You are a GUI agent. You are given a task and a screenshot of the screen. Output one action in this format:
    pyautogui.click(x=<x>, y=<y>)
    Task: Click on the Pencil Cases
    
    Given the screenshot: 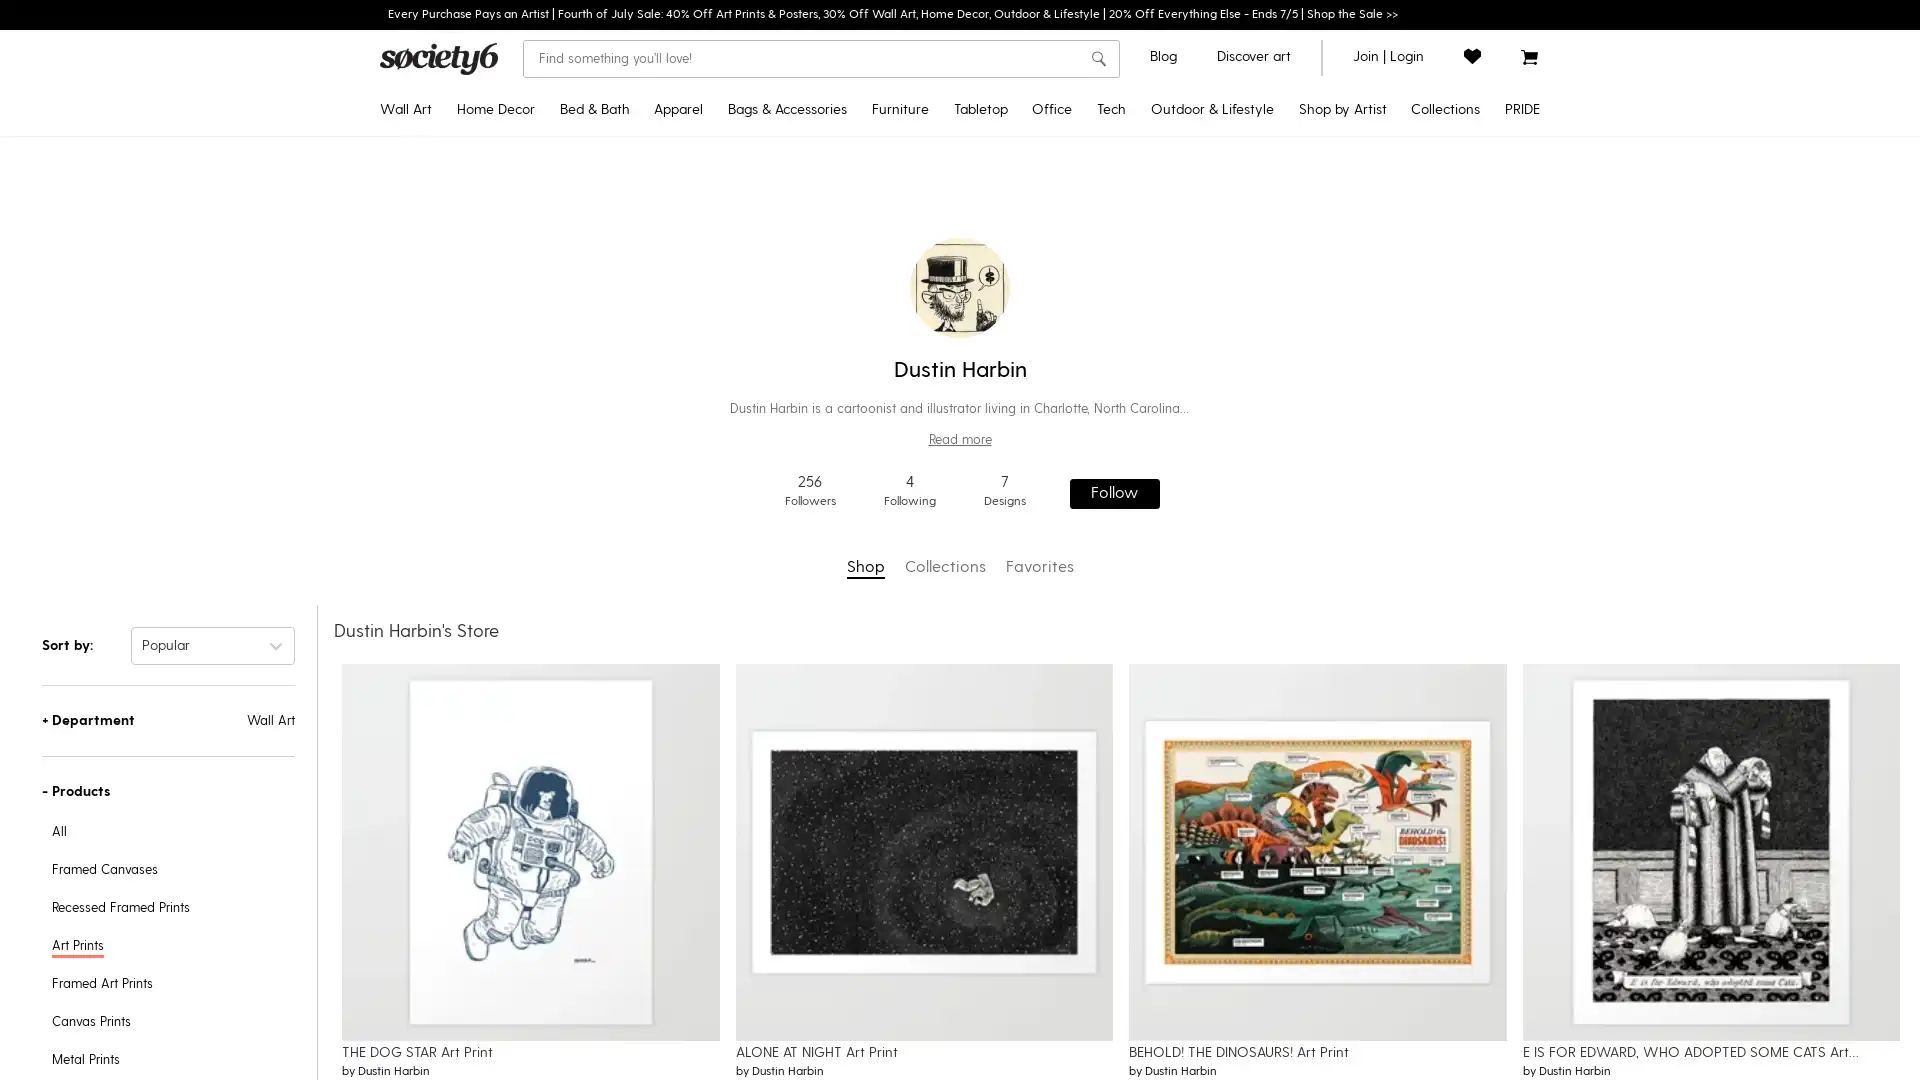 What is the action you would take?
    pyautogui.click(x=1101, y=353)
    